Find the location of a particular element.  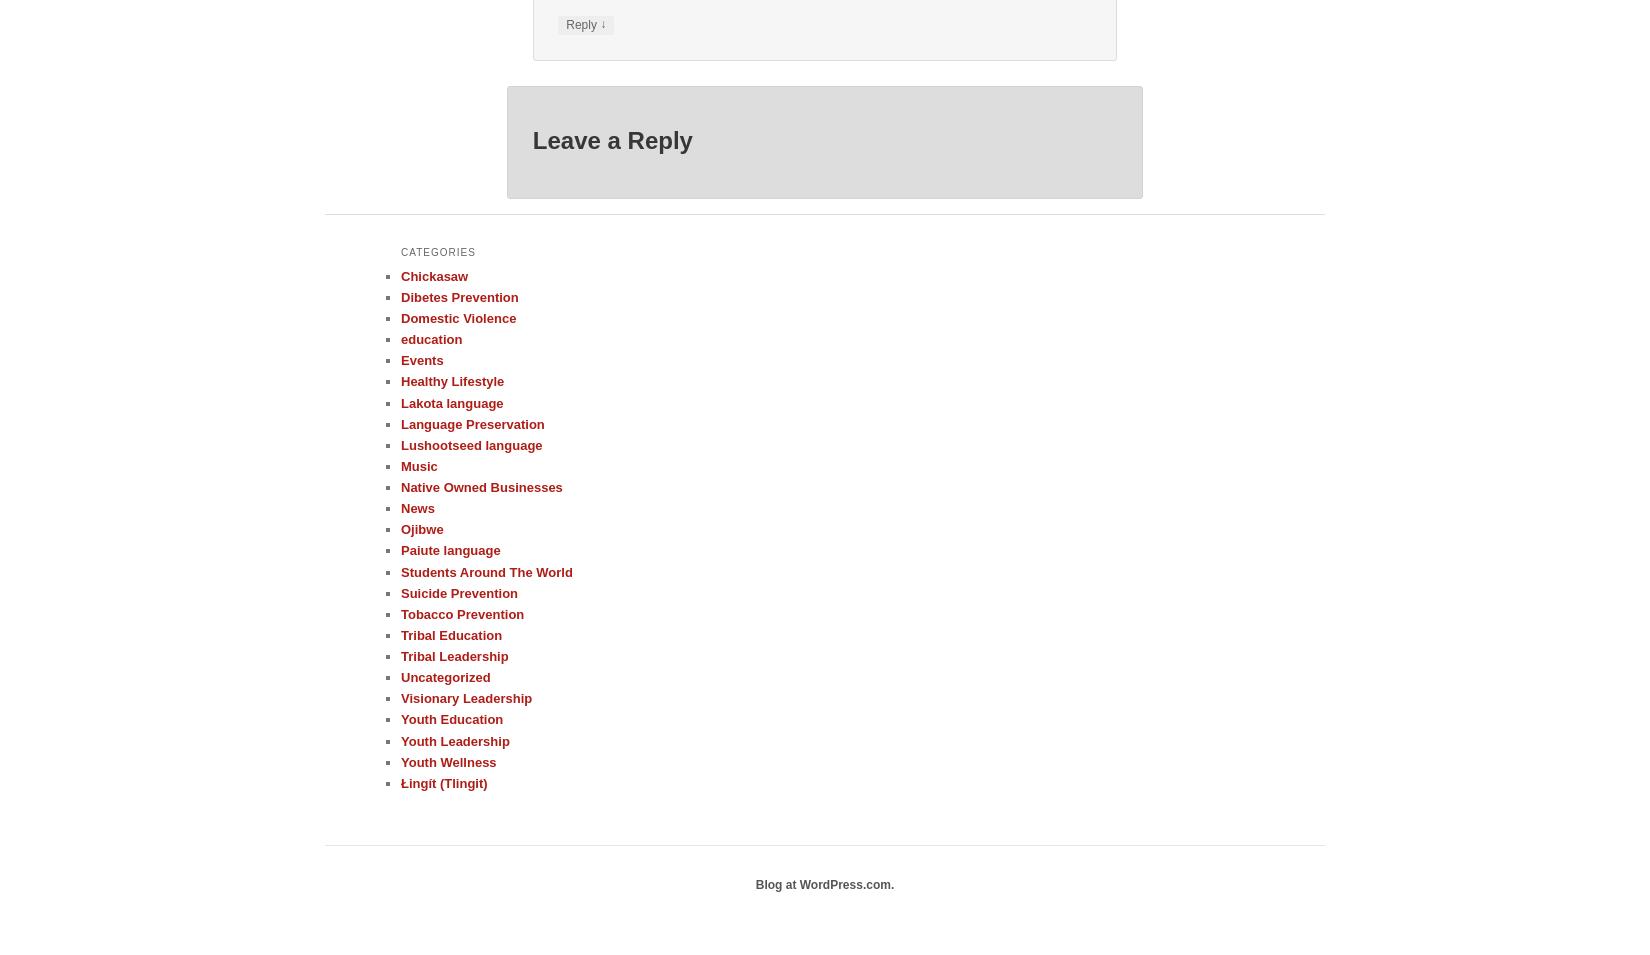

'Tribal Leadership' is located at coordinates (400, 655).